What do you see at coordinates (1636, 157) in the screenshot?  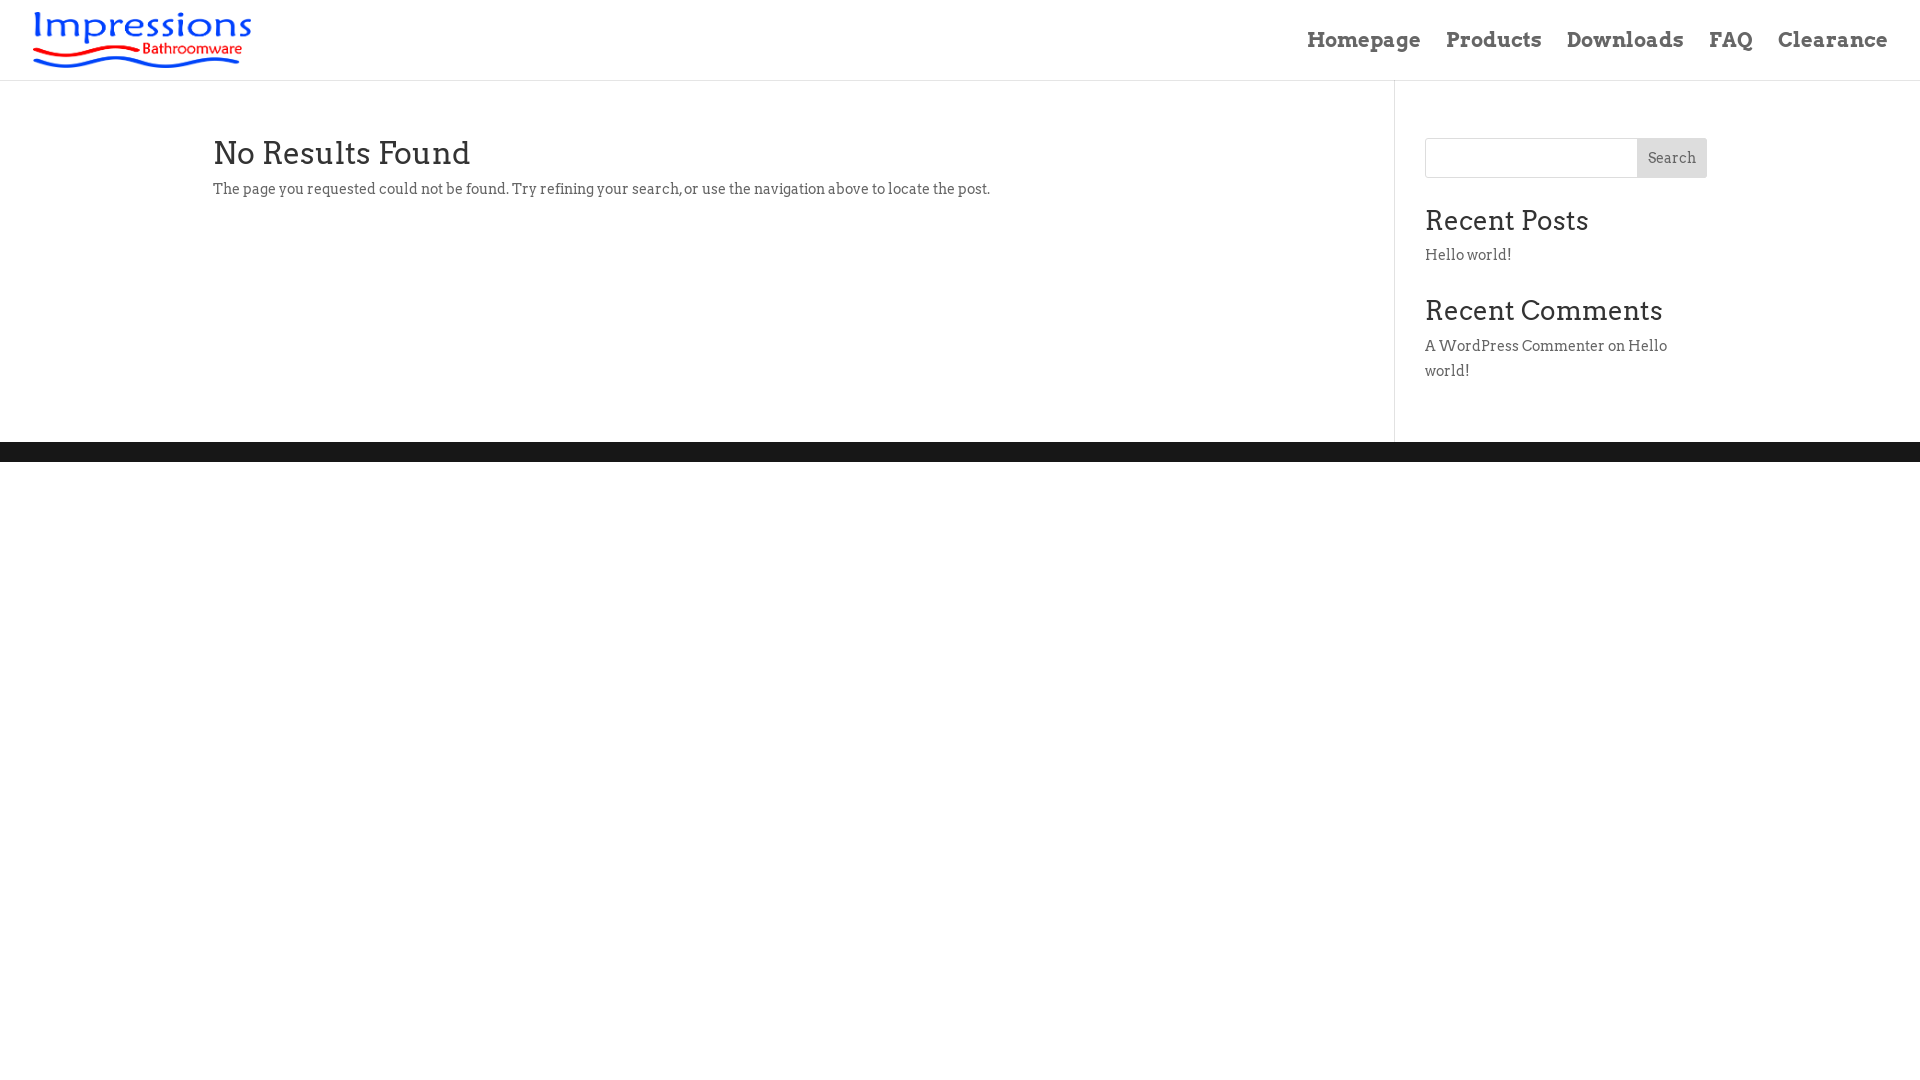 I see `'Search'` at bounding box center [1636, 157].